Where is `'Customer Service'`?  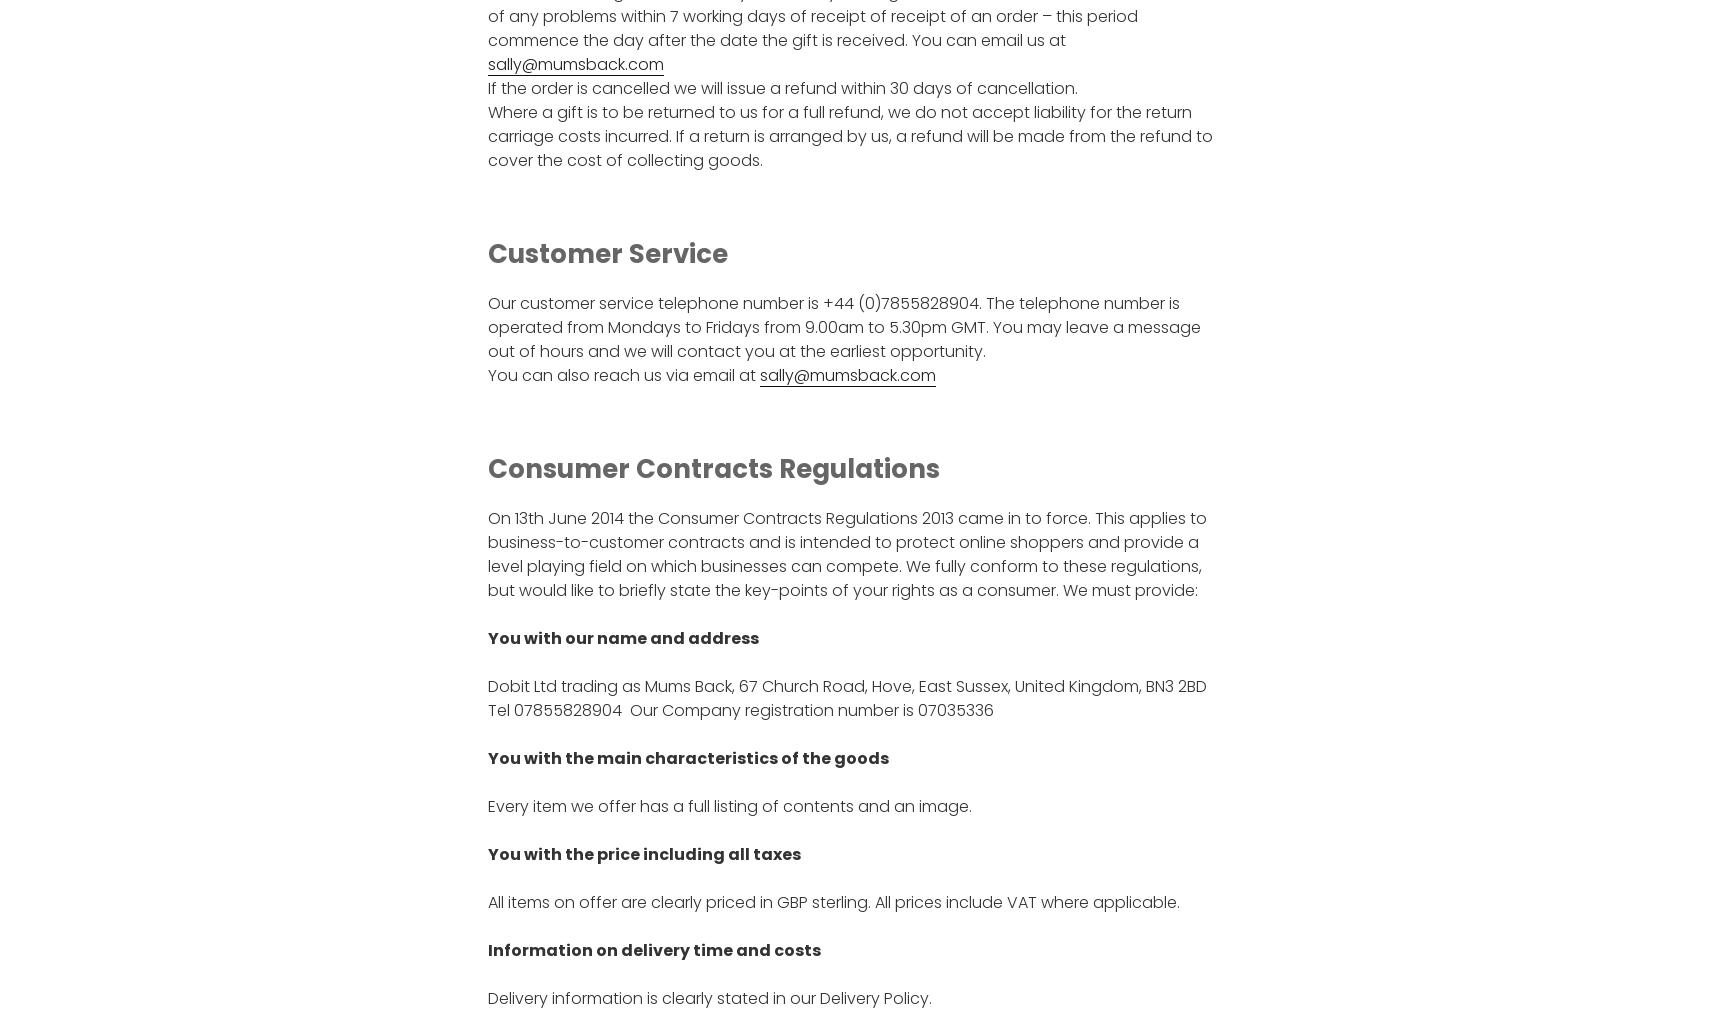 'Customer Service' is located at coordinates (605, 254).